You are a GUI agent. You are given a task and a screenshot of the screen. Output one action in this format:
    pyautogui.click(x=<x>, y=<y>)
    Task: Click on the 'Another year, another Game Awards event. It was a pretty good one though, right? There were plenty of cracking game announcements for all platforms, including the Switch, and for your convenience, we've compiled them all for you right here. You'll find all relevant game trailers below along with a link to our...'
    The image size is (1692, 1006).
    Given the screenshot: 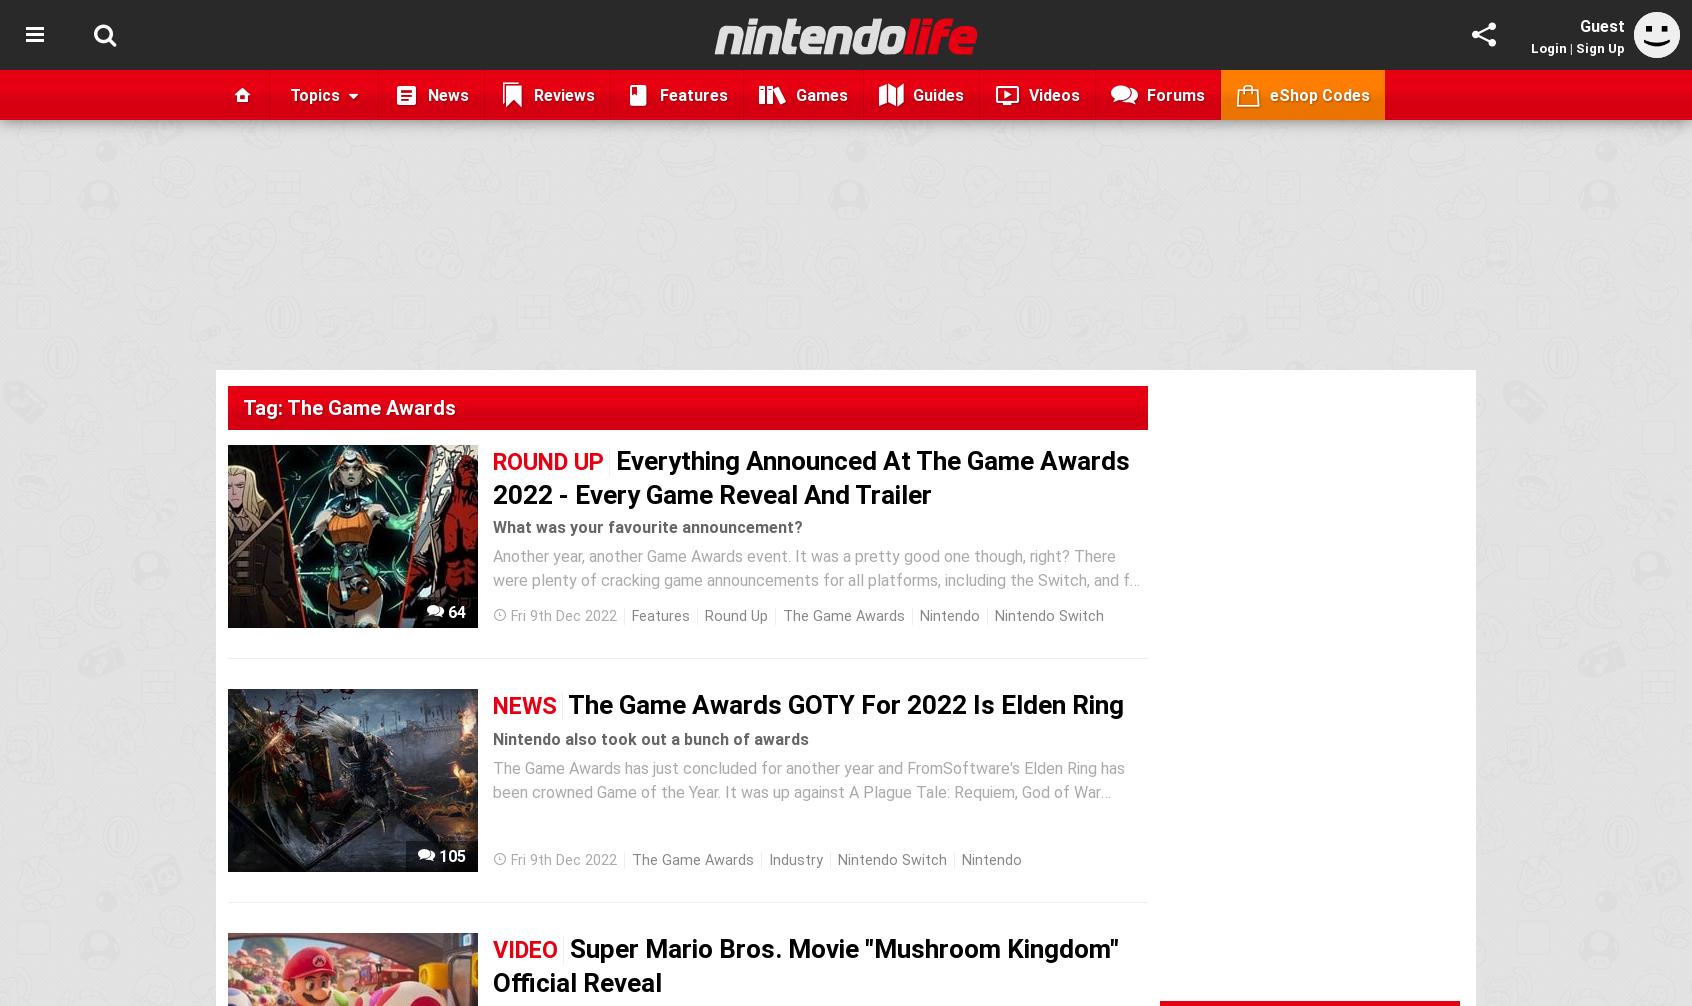 What is the action you would take?
    pyautogui.click(x=818, y=592)
    